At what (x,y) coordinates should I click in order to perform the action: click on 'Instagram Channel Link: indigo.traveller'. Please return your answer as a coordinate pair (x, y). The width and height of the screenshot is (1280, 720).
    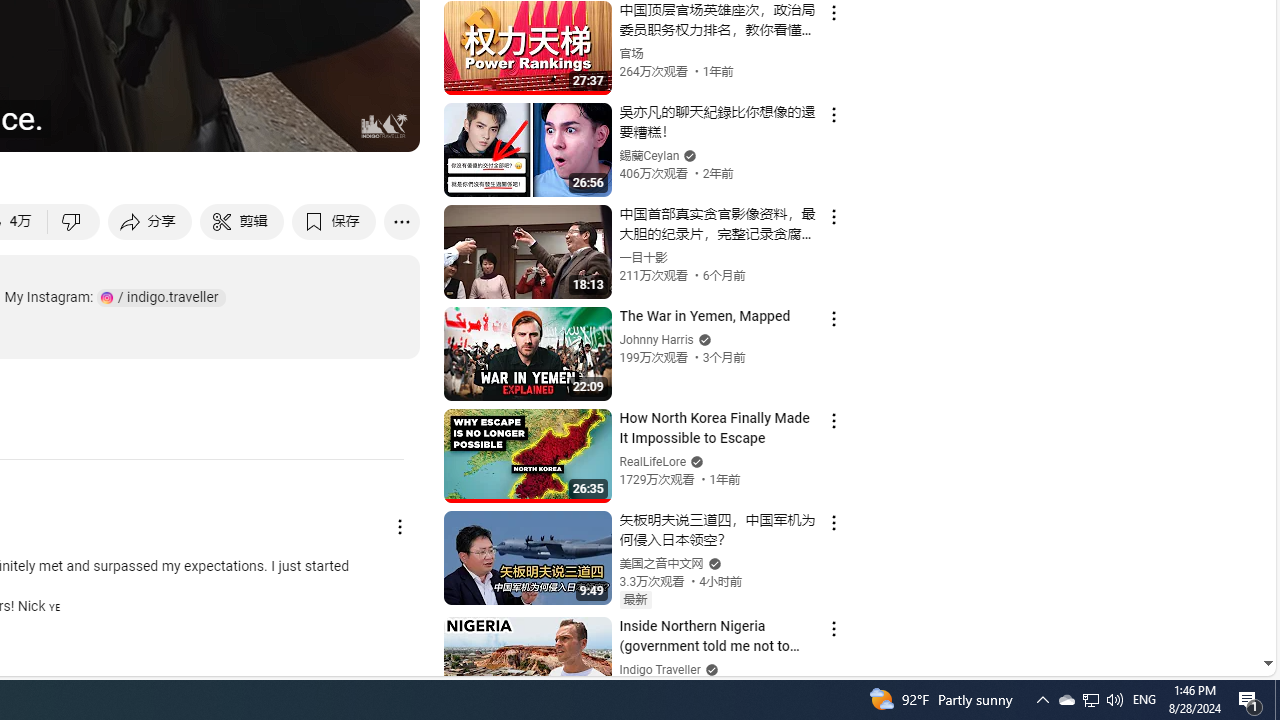
    Looking at the image, I should click on (161, 297).